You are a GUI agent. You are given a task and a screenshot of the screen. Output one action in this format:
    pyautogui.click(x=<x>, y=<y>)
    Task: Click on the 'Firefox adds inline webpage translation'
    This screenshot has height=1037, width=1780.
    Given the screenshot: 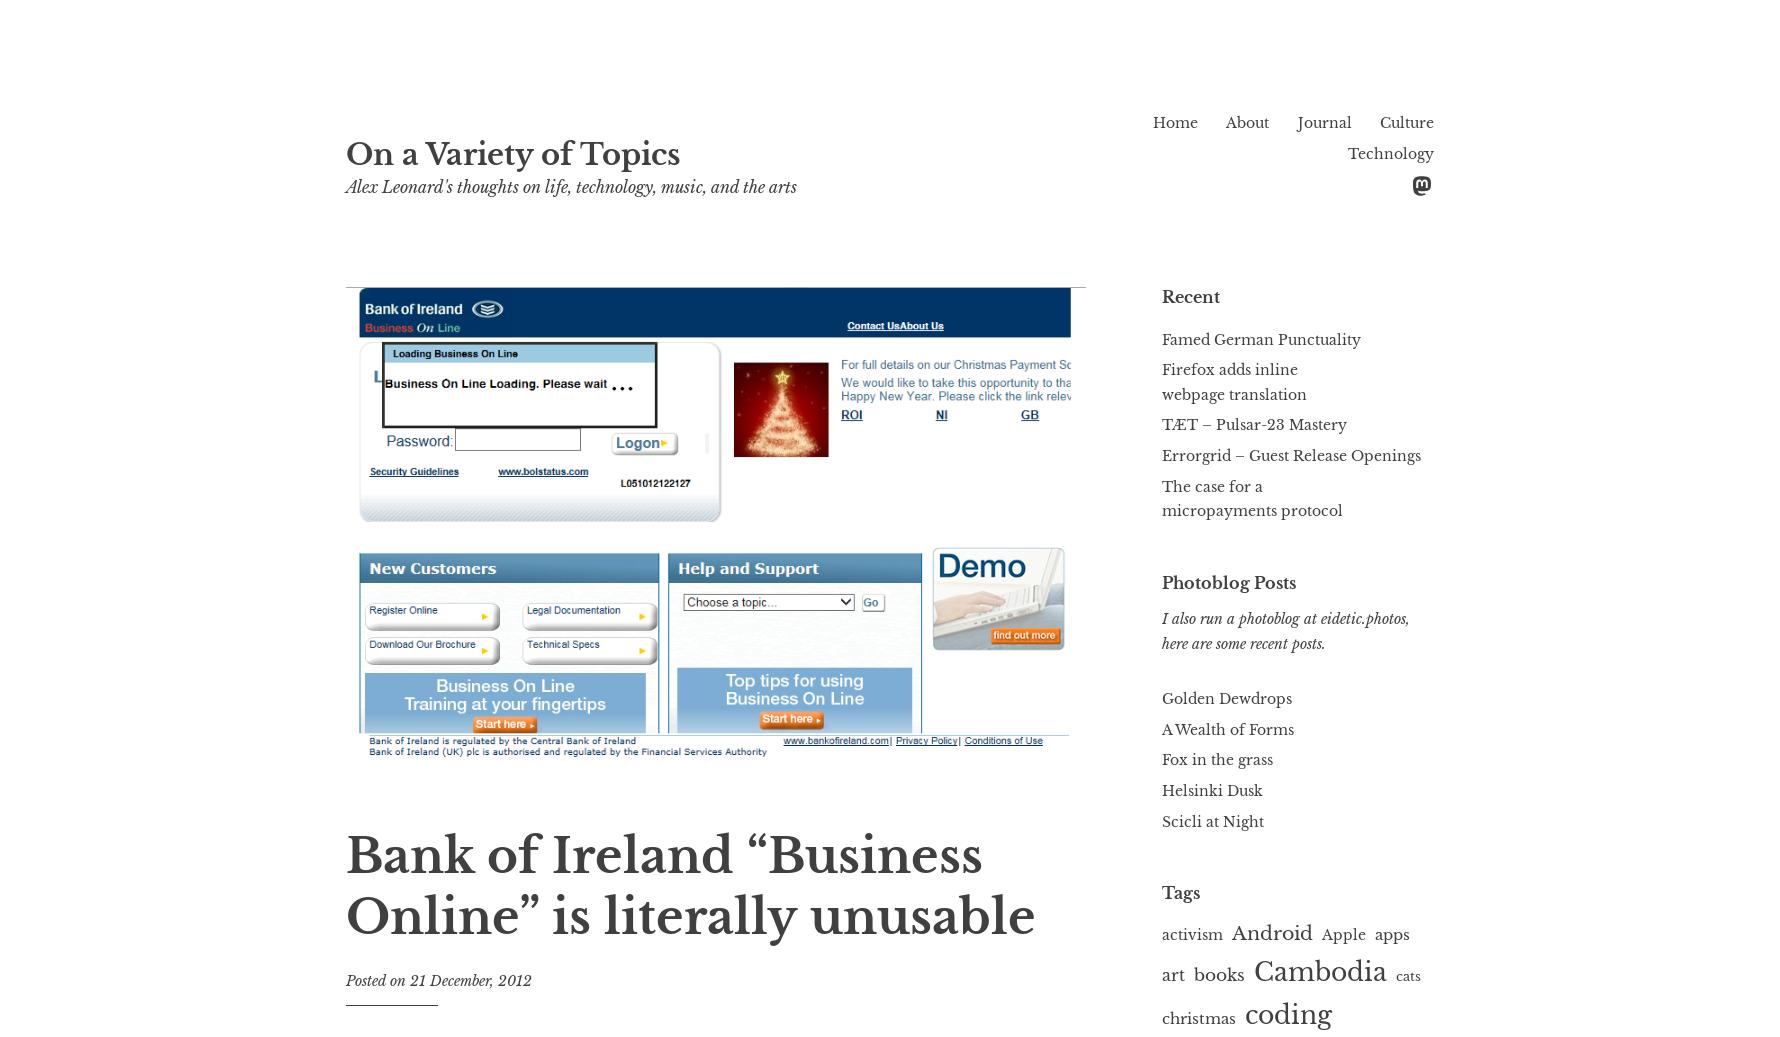 What is the action you would take?
    pyautogui.click(x=1234, y=381)
    